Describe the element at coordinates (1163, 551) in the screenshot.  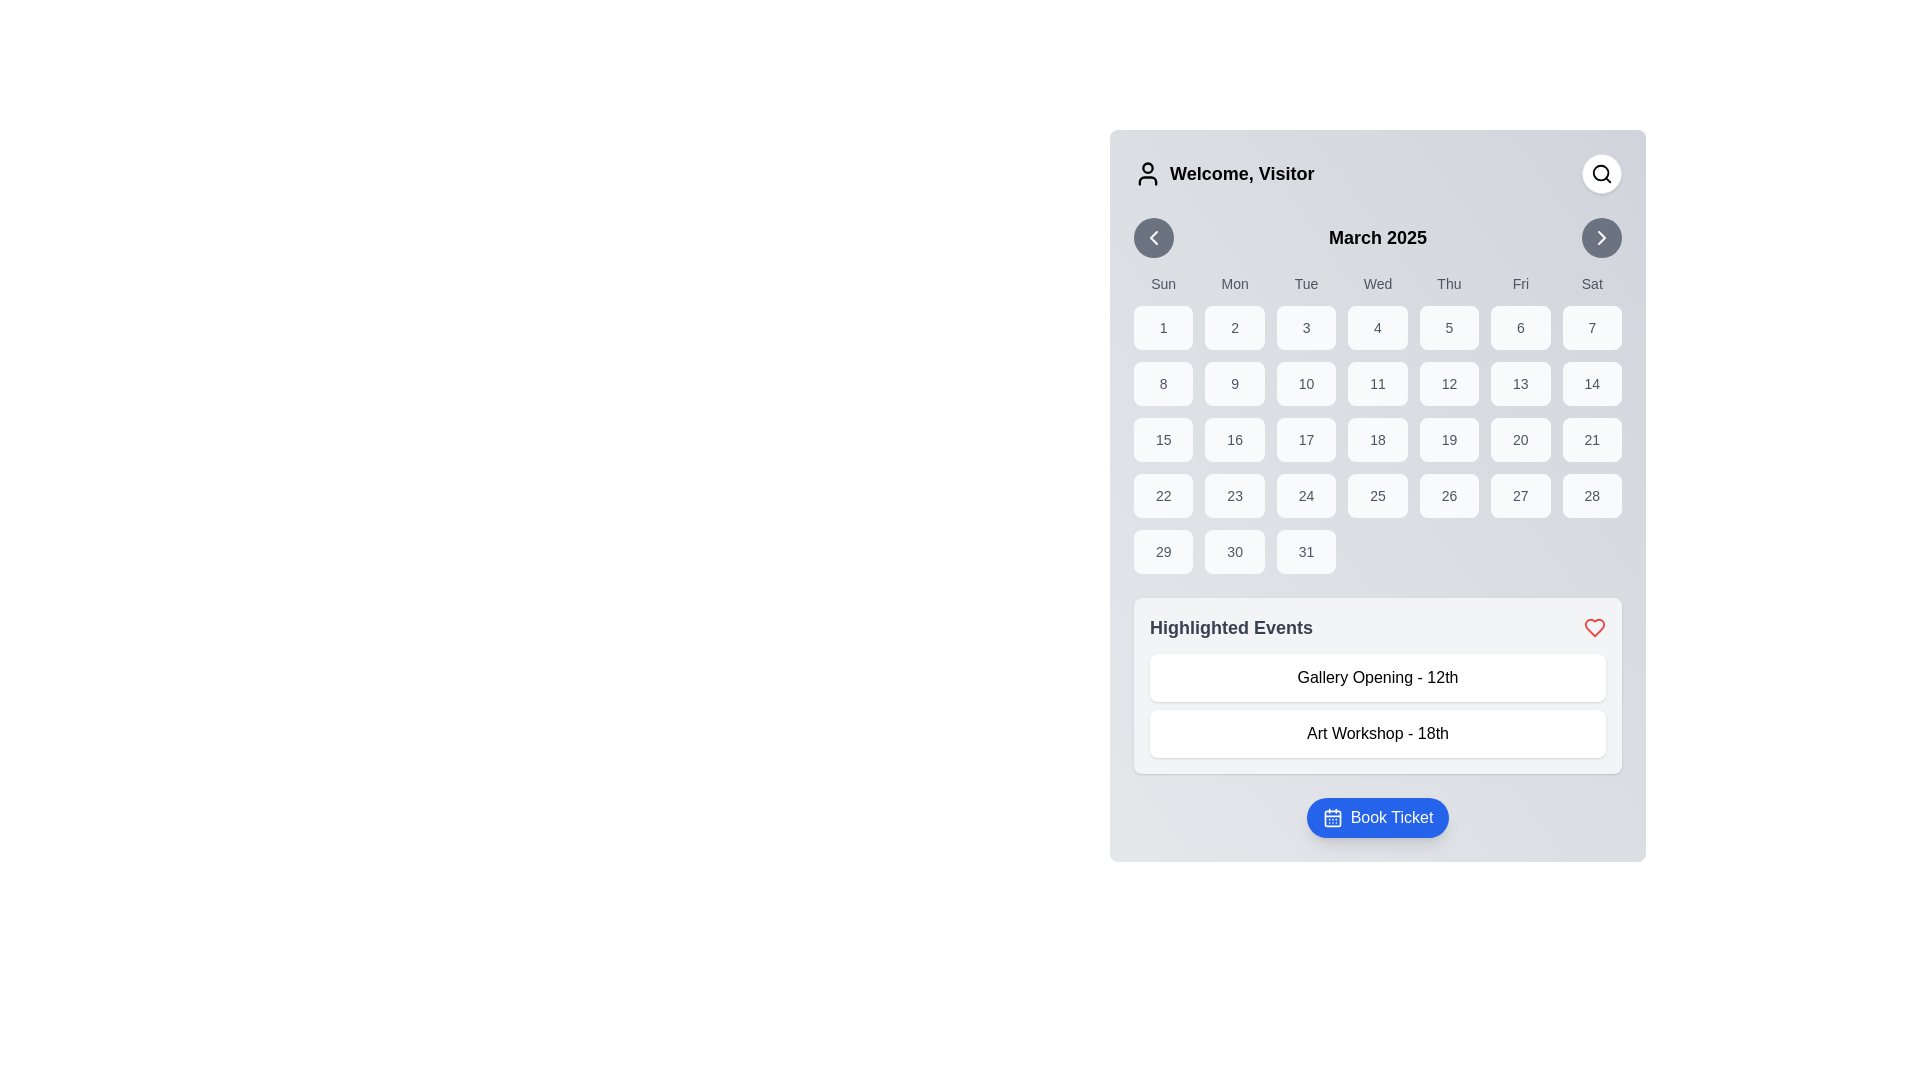
I see `the button representing the calendar day '29'` at that location.